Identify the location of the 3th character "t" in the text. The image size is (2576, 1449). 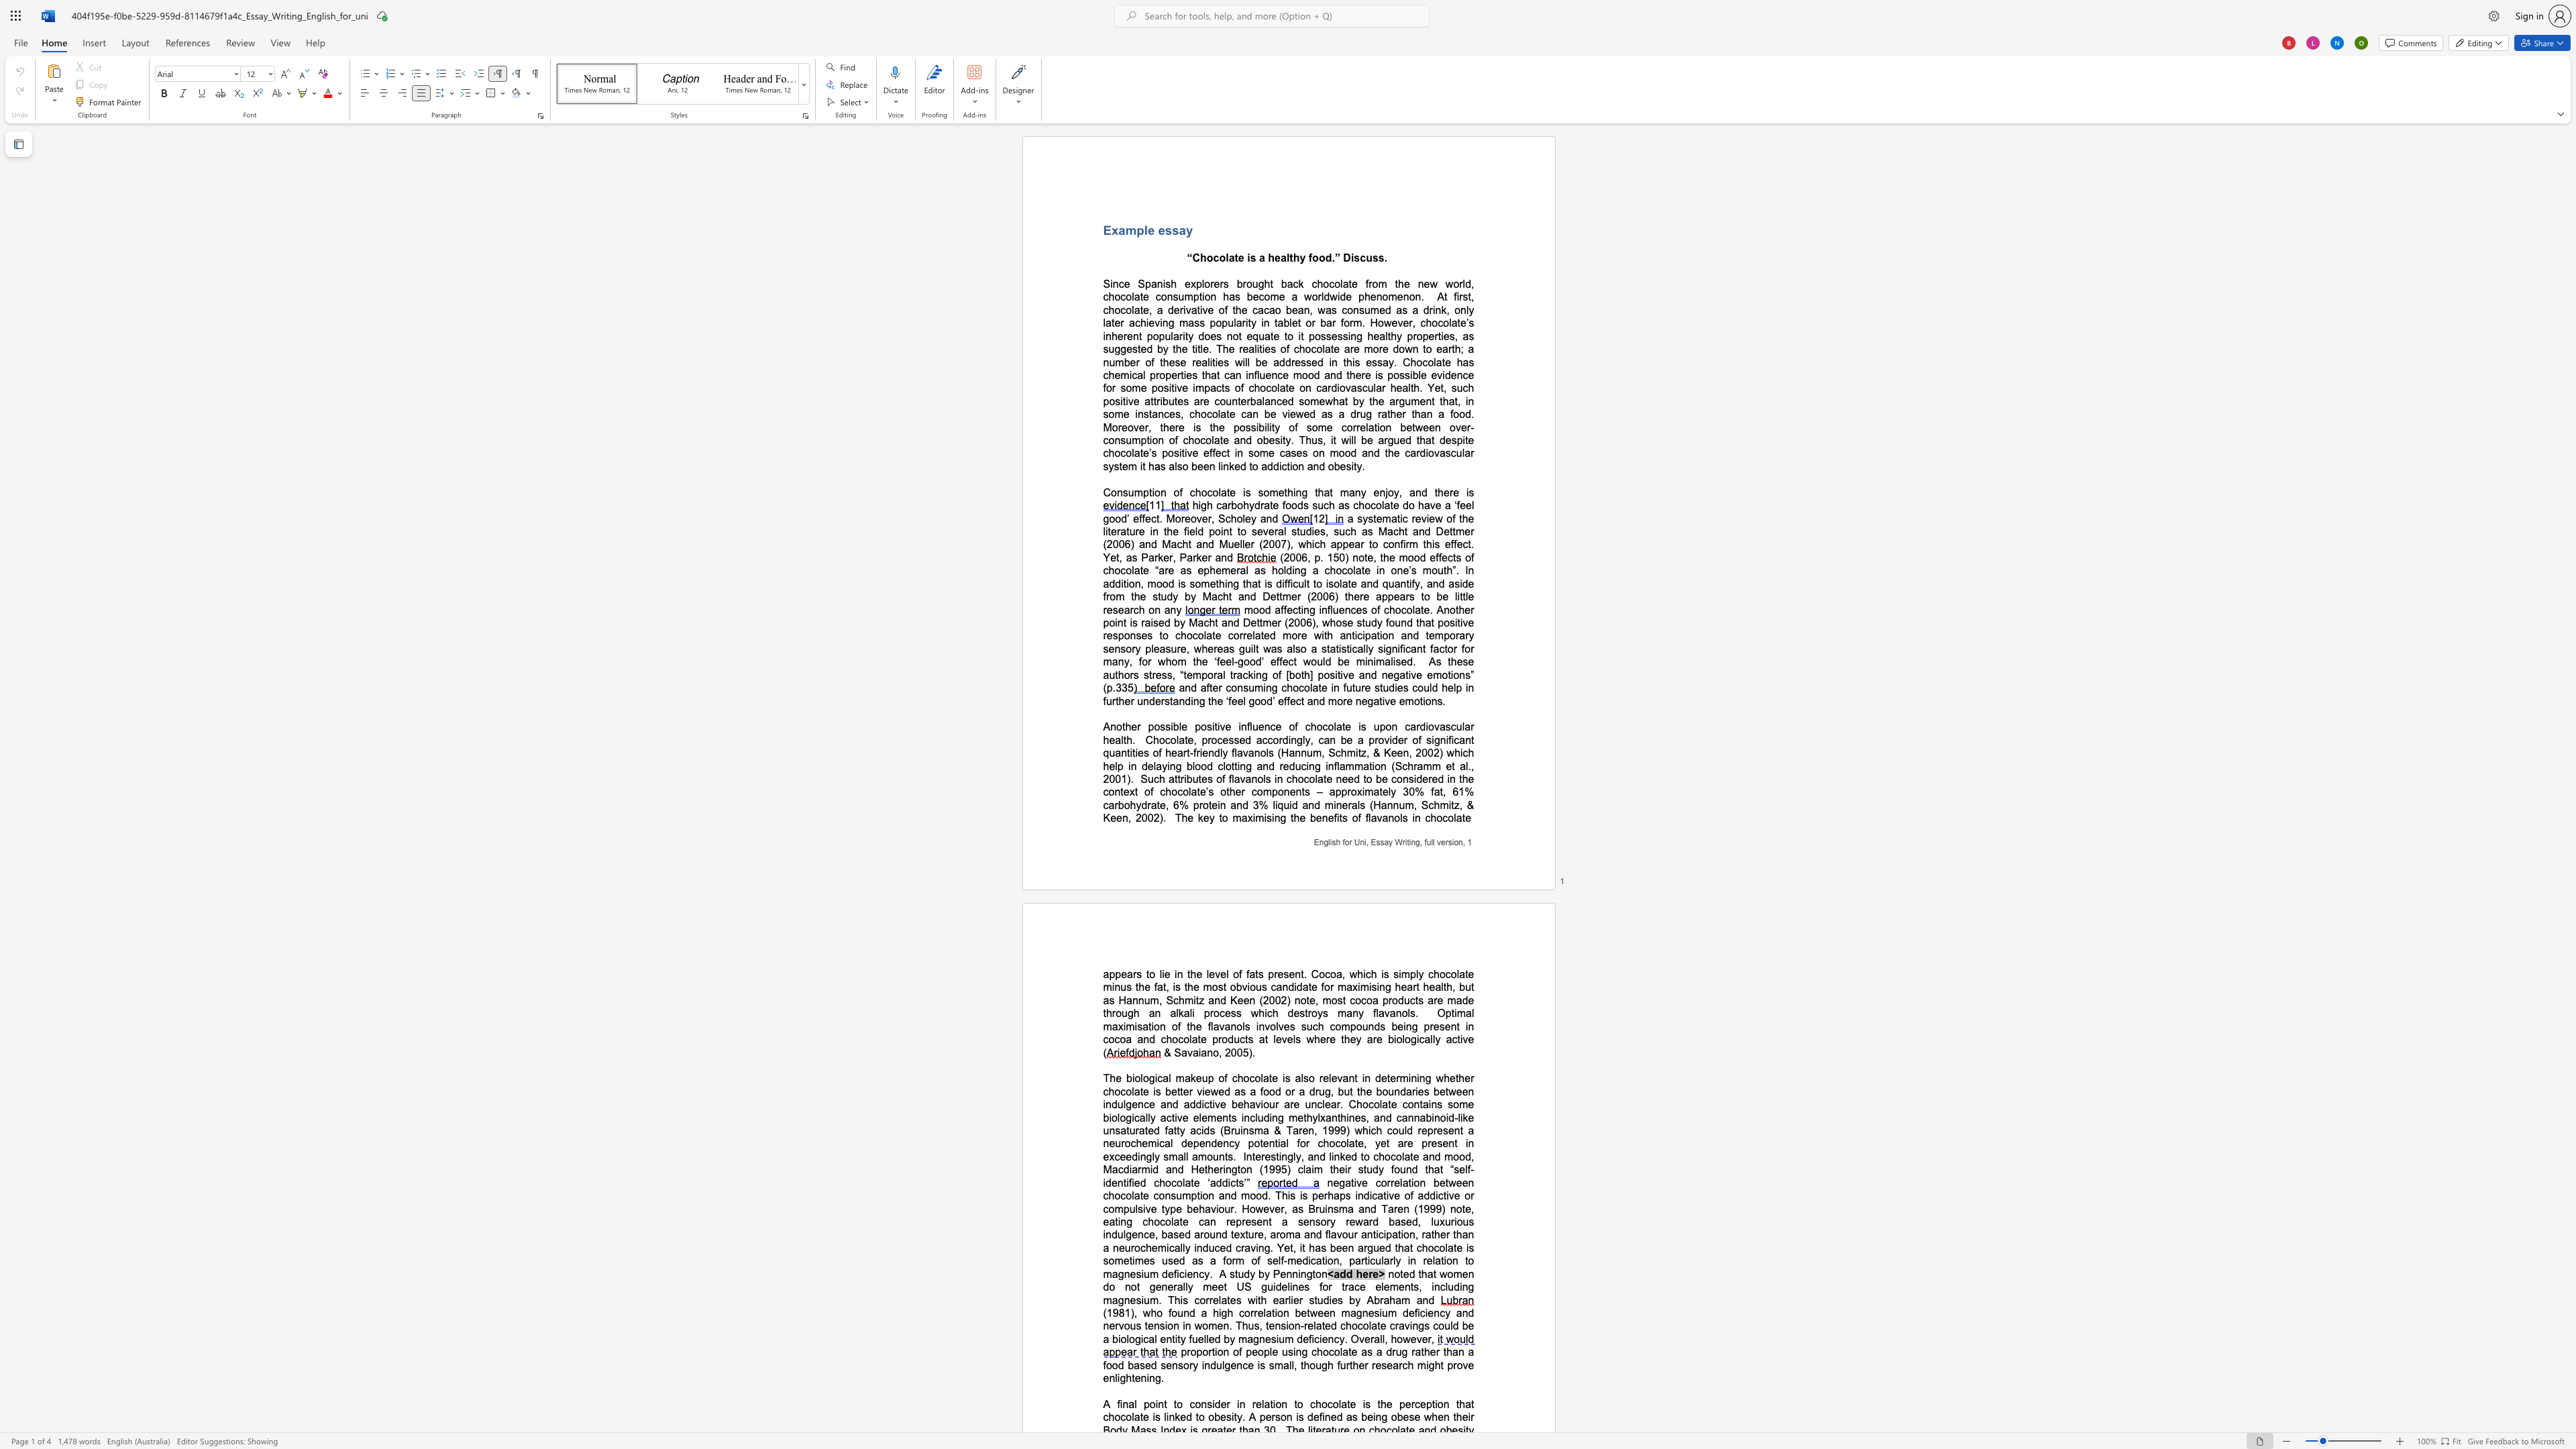
(1149, 674).